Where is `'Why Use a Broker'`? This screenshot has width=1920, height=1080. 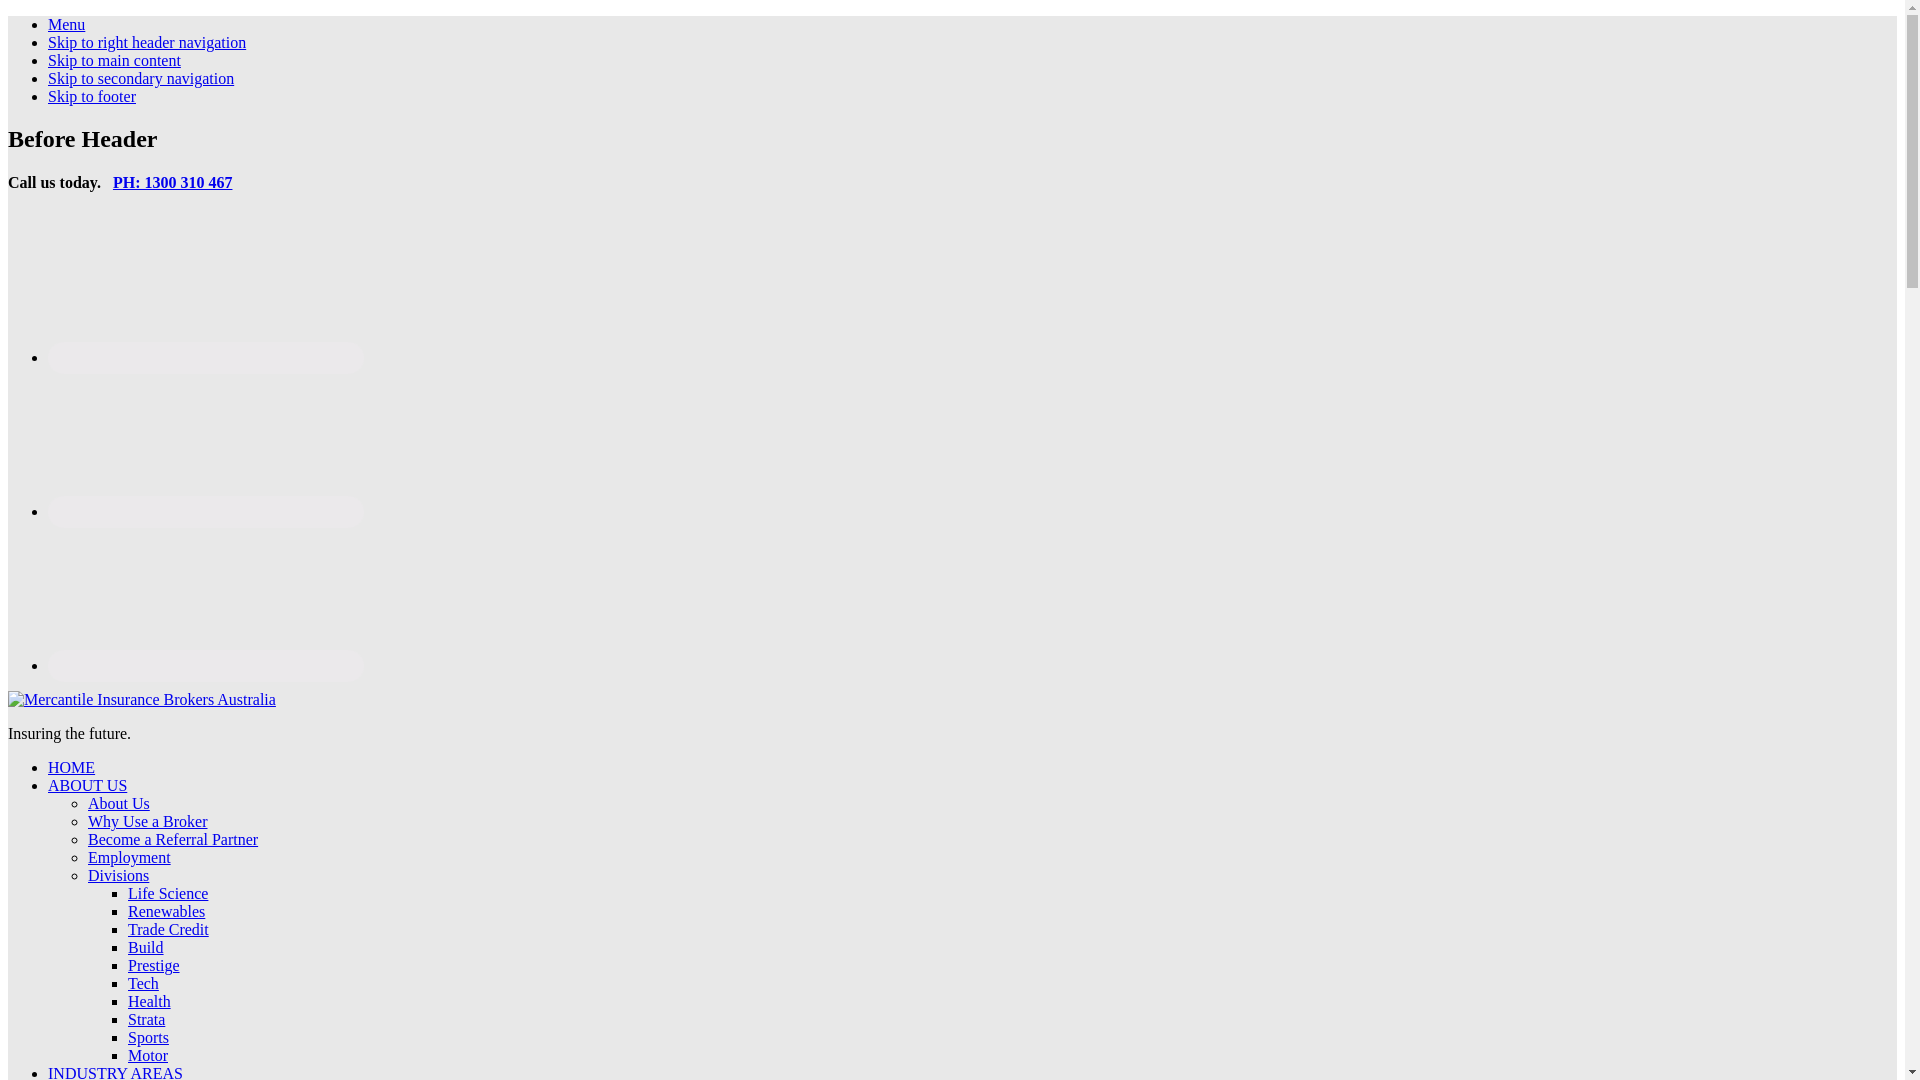
'Why Use a Broker' is located at coordinates (147, 821).